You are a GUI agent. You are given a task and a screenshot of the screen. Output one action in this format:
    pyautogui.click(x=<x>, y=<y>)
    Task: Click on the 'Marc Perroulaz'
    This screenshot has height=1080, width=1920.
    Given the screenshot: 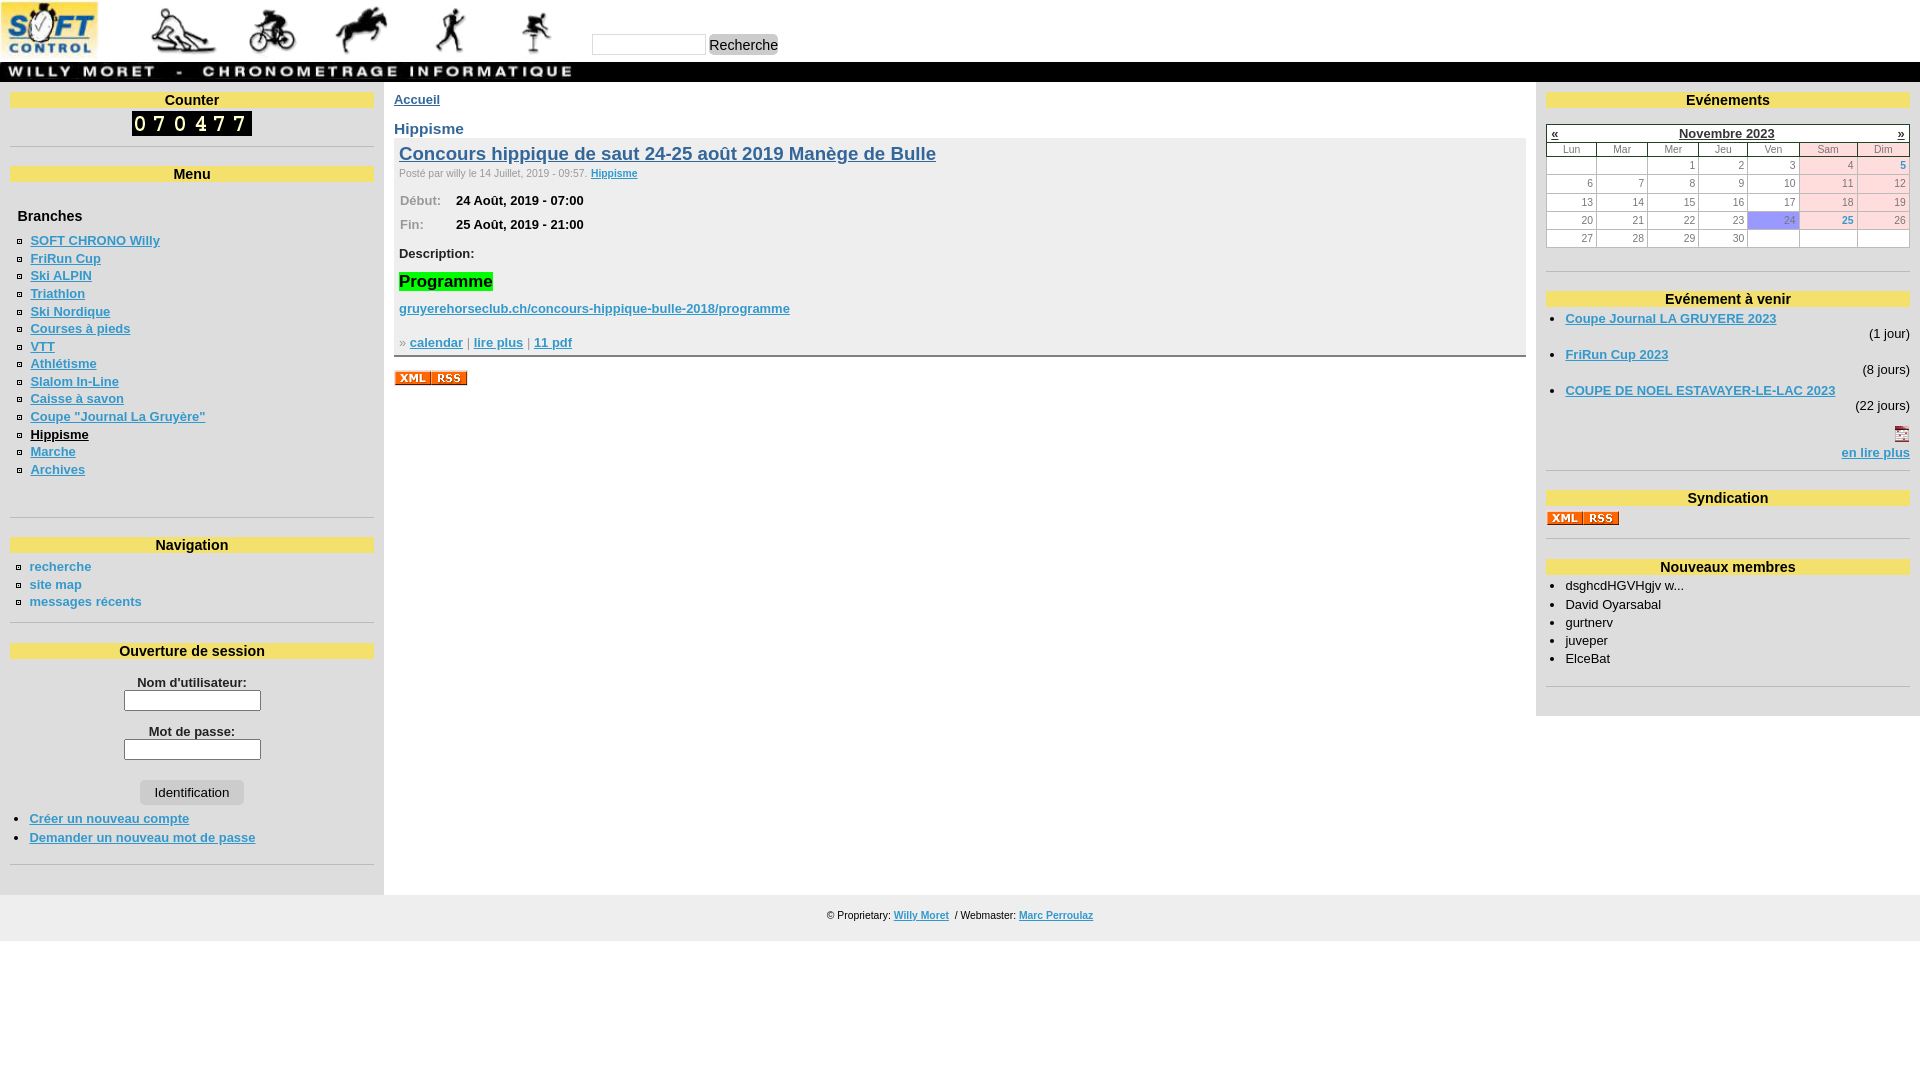 What is the action you would take?
    pyautogui.click(x=1055, y=915)
    